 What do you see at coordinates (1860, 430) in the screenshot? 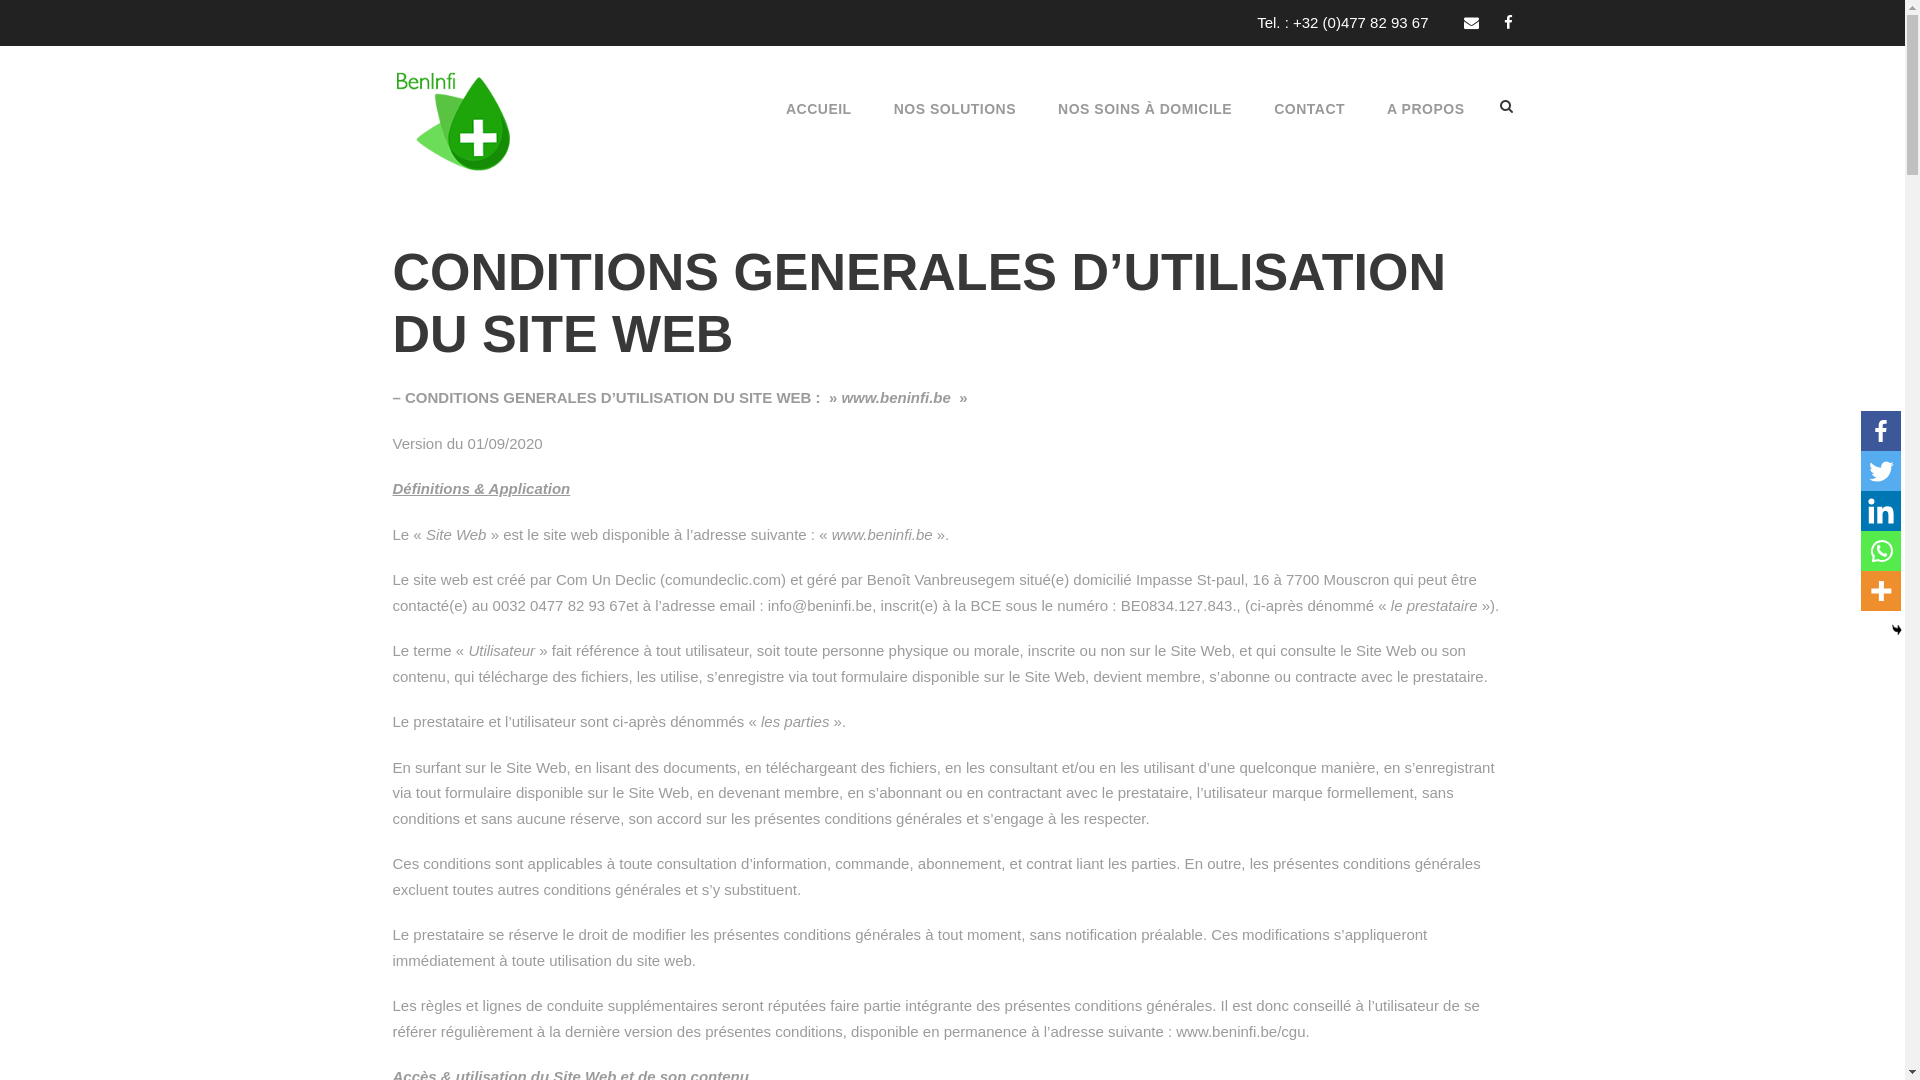
I see `'Facebook'` at bounding box center [1860, 430].